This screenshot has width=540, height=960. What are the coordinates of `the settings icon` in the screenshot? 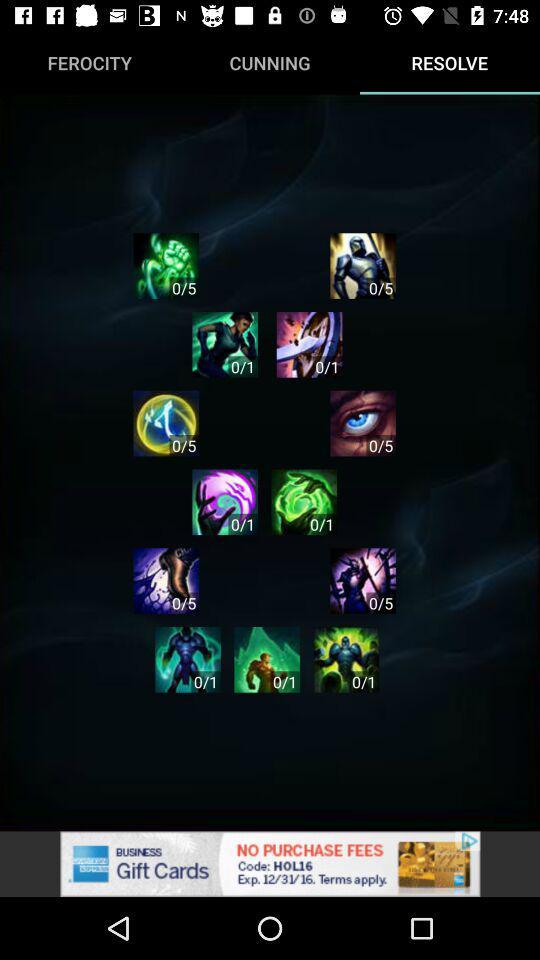 It's located at (165, 265).